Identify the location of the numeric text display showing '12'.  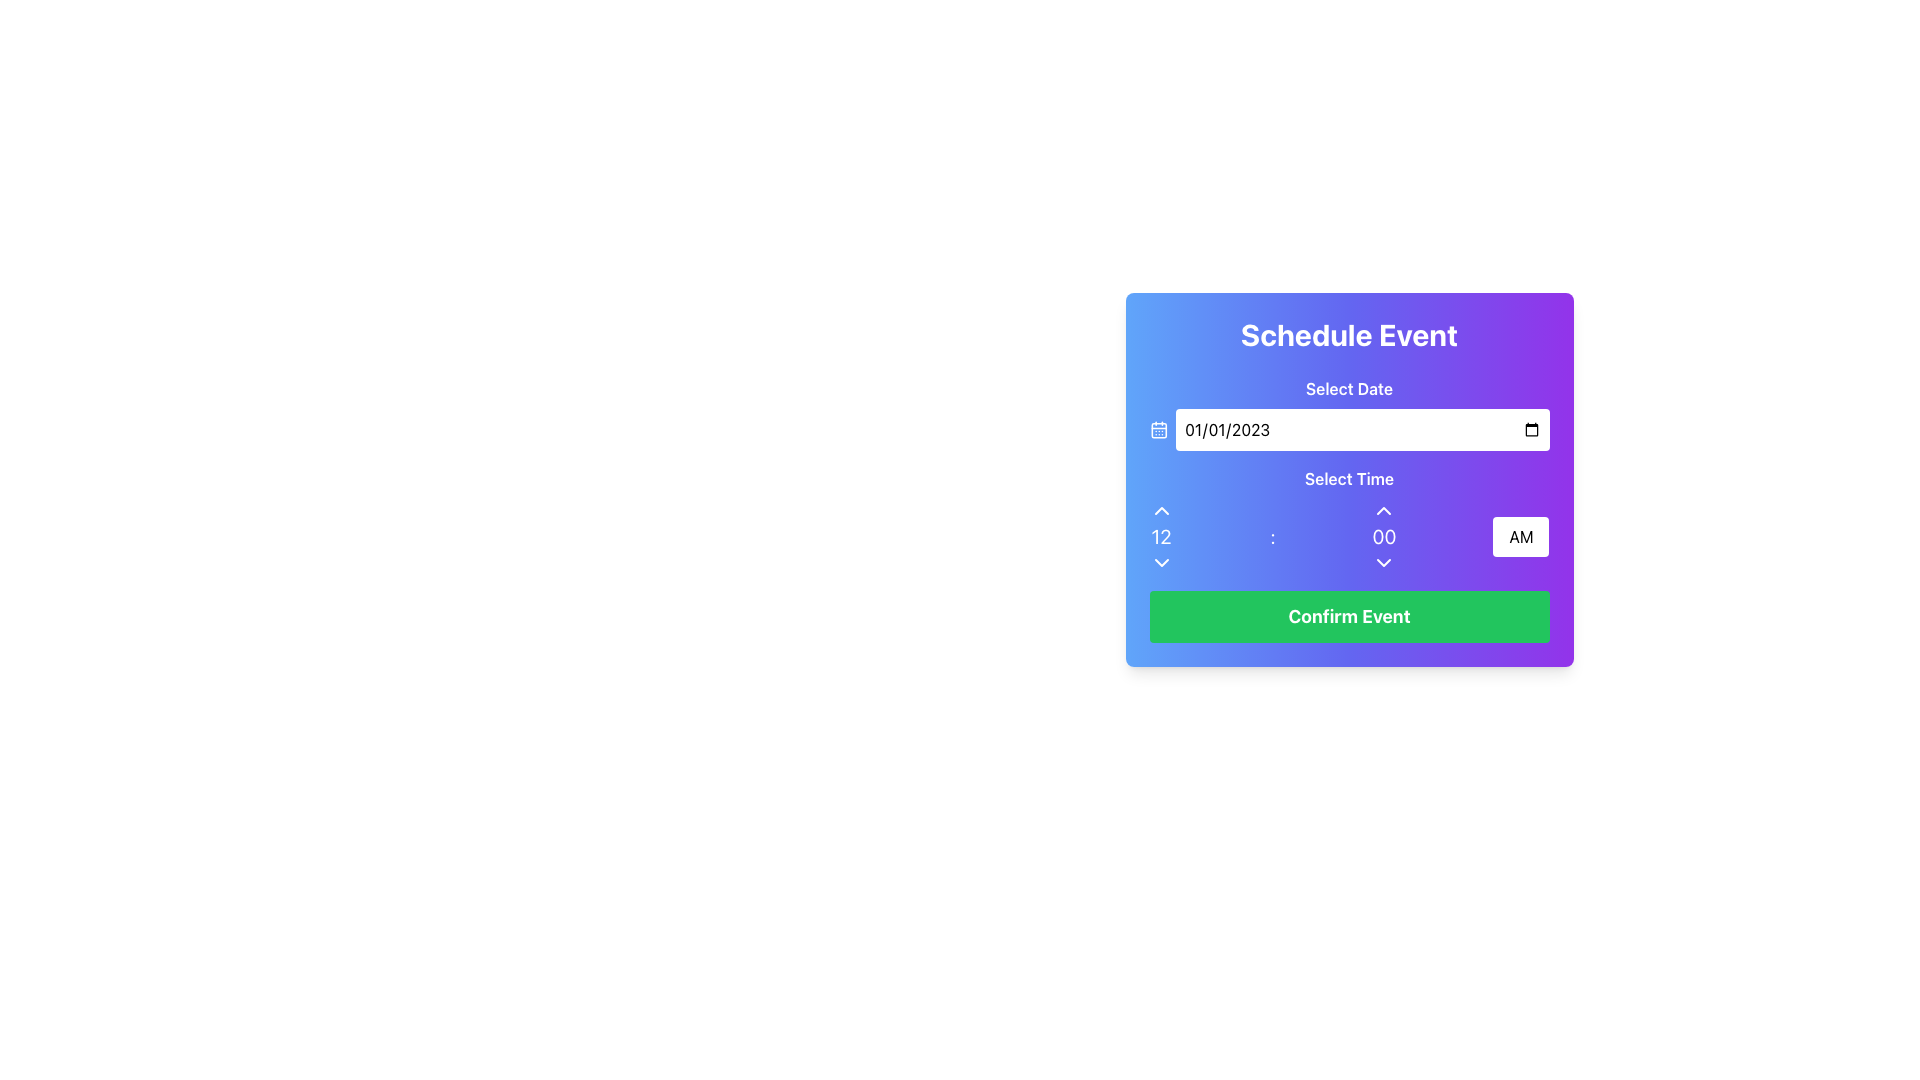
(1161, 535).